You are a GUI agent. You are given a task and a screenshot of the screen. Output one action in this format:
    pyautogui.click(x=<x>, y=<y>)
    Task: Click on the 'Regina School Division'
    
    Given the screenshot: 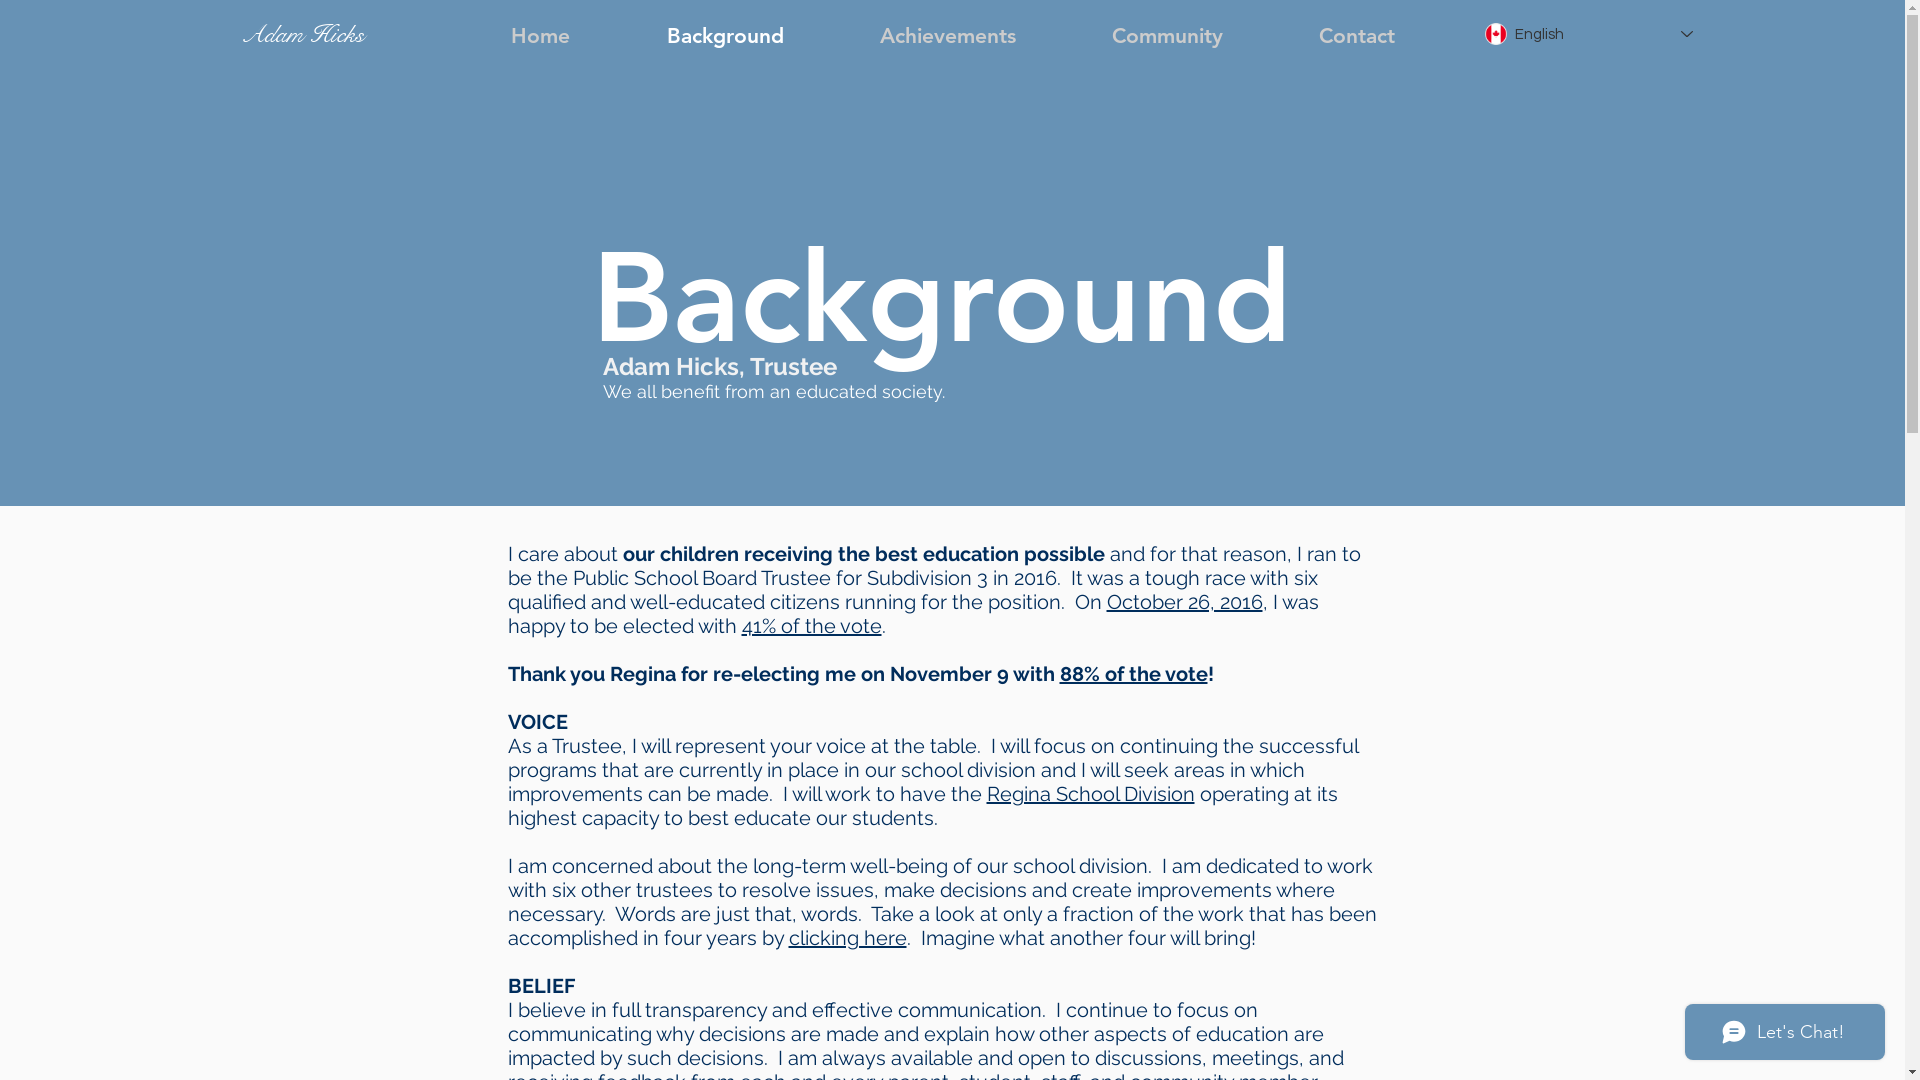 What is the action you would take?
    pyautogui.click(x=1088, y=793)
    